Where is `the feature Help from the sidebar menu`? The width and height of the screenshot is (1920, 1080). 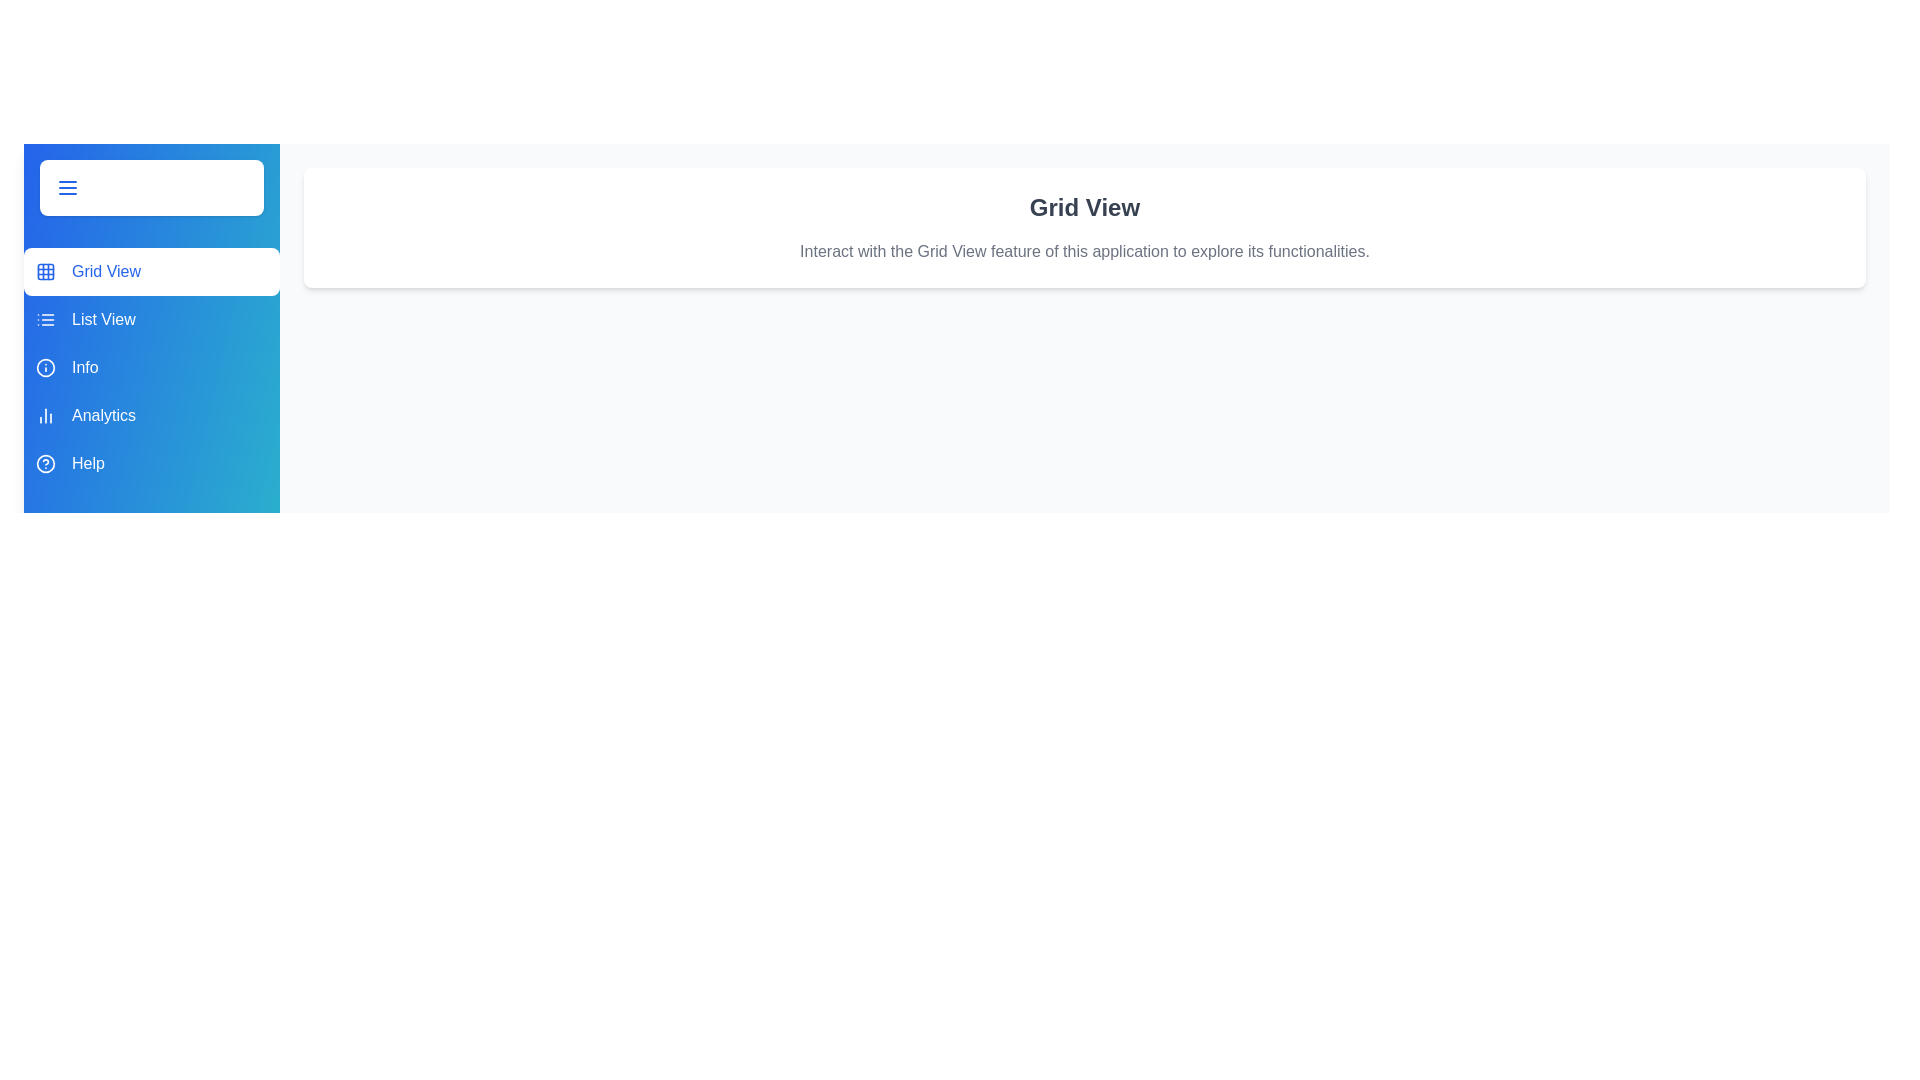 the feature Help from the sidebar menu is located at coordinates (151, 463).